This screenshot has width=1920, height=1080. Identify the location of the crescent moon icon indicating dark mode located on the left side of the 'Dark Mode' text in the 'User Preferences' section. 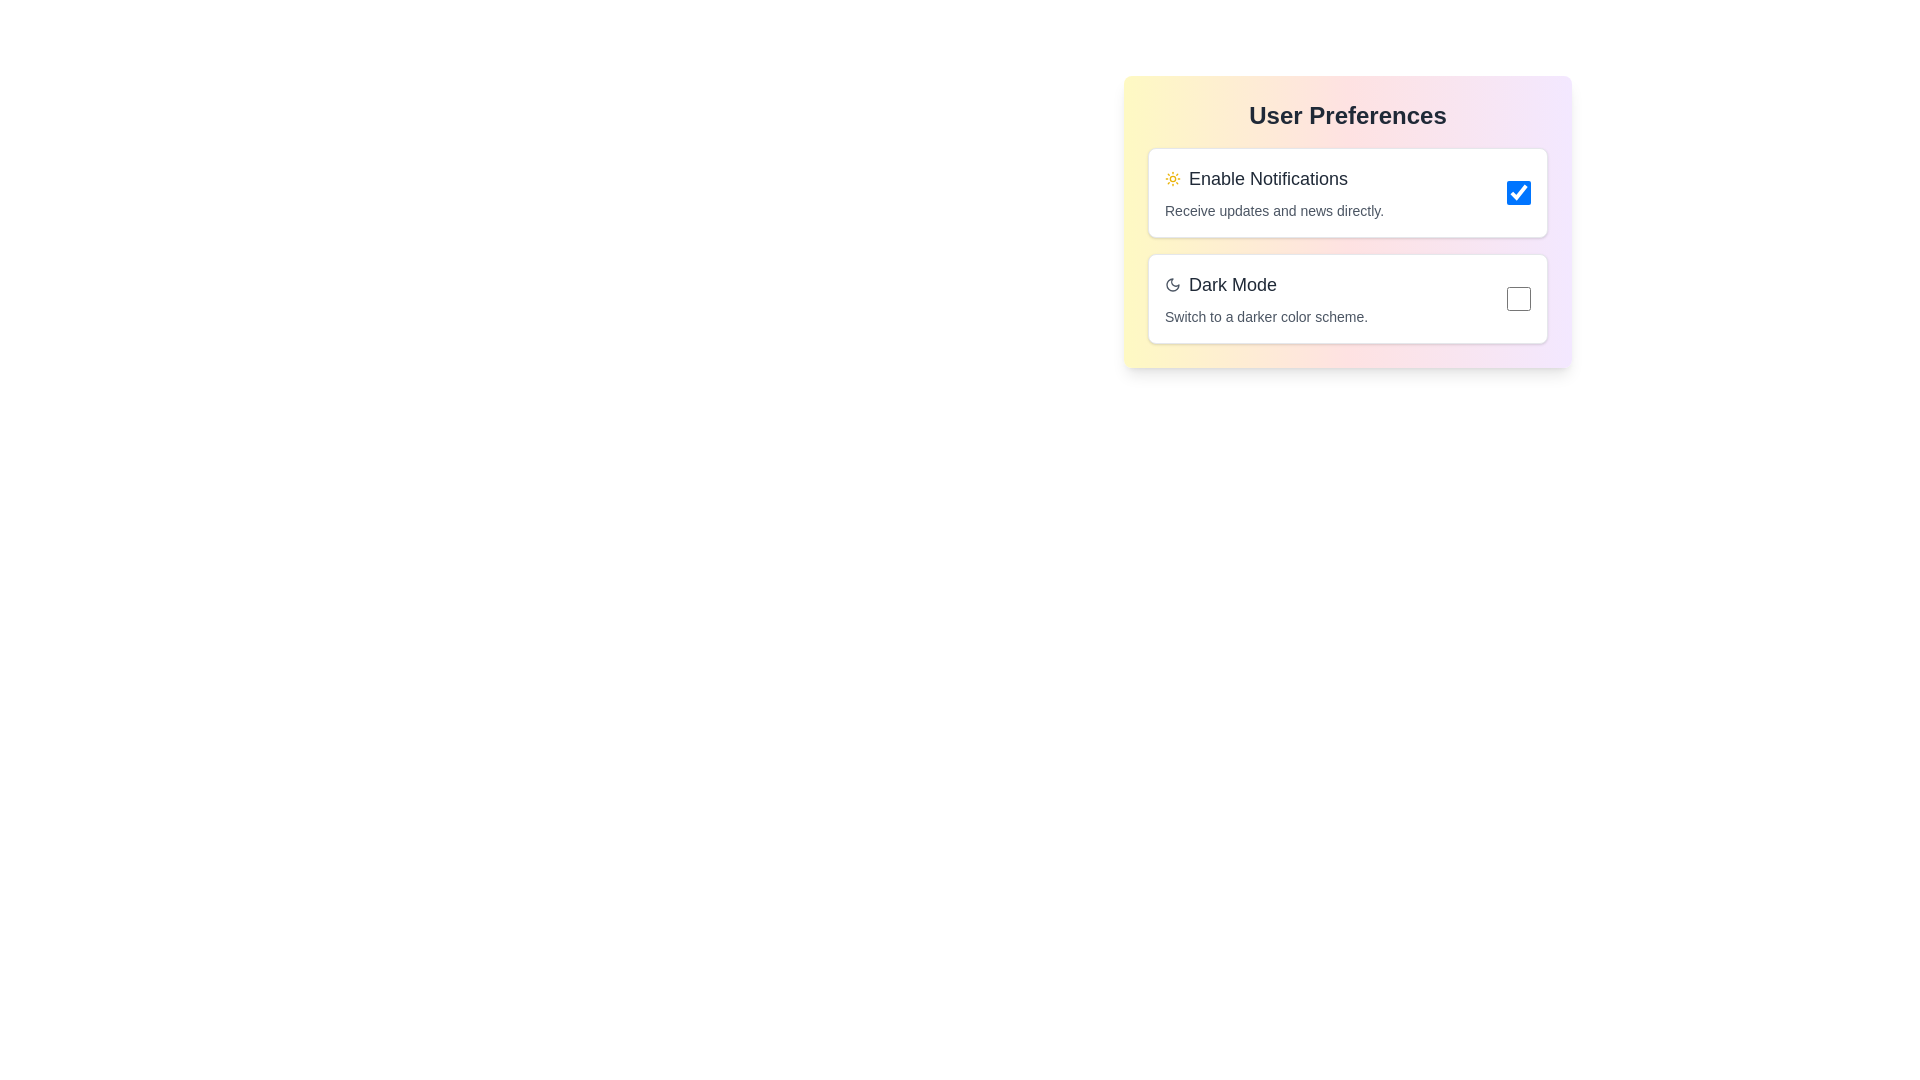
(1172, 285).